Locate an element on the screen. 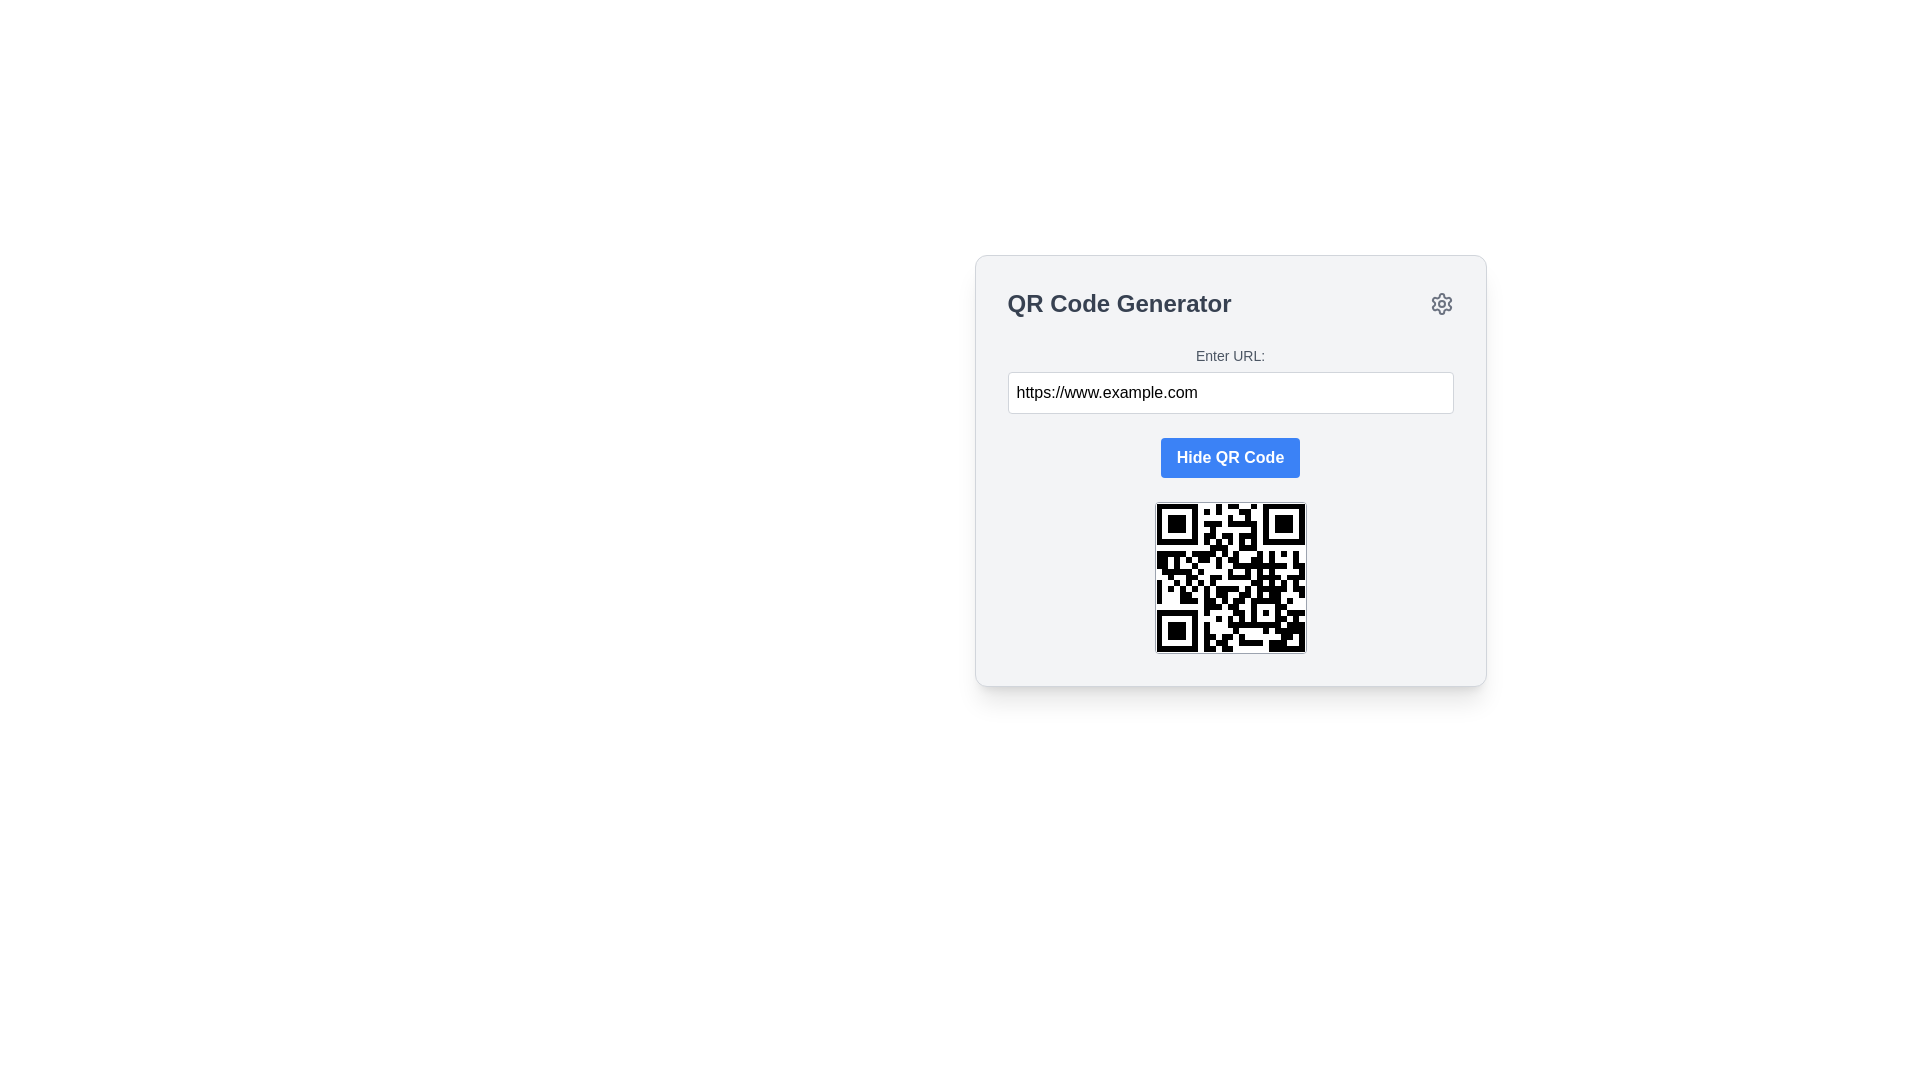 This screenshot has width=1920, height=1080. the rectangular button with a blue background and white text that reads 'Hide QR Code' to change its background shade is located at coordinates (1229, 458).